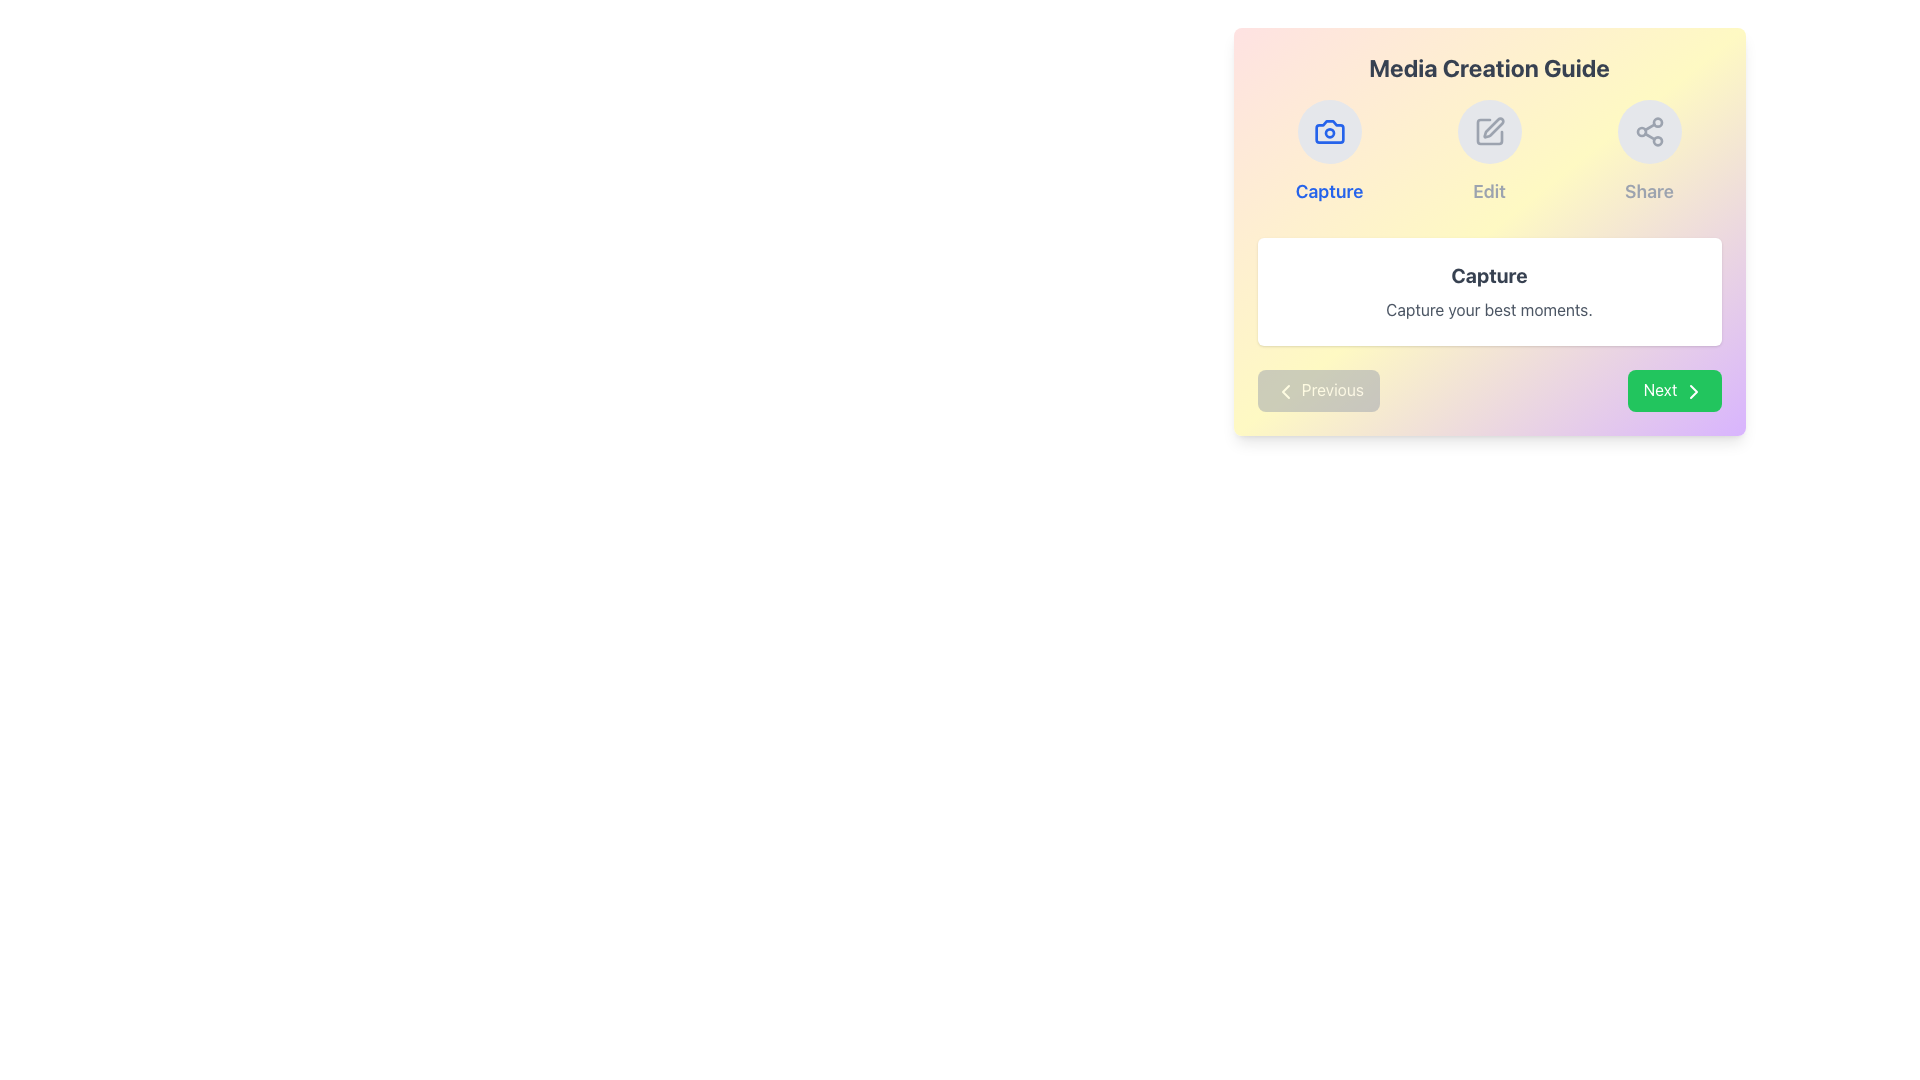 This screenshot has width=1920, height=1080. Describe the element at coordinates (1649, 152) in the screenshot. I see `the share icon located in the rightmost column of a three-column layout, which is used for sharing content or information` at that location.